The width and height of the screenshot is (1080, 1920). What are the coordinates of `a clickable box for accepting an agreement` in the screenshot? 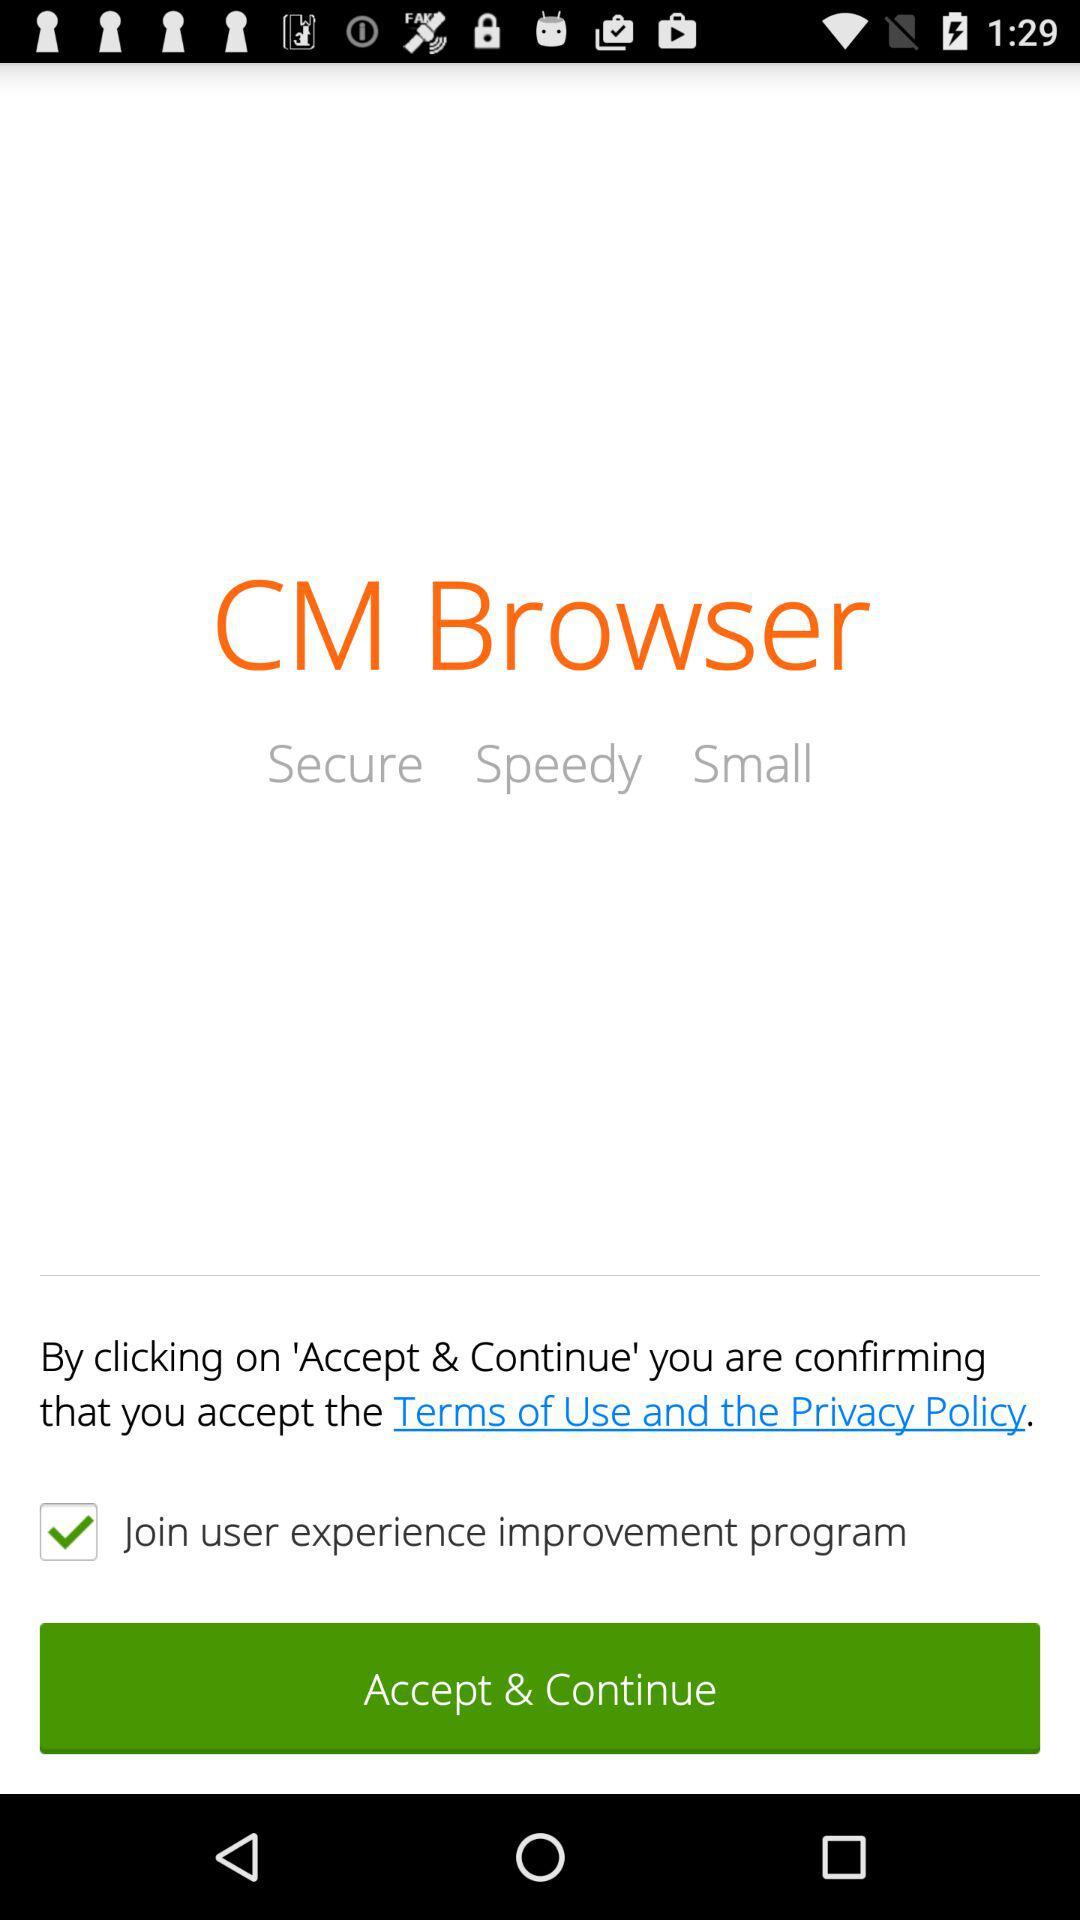 It's located at (67, 1530).